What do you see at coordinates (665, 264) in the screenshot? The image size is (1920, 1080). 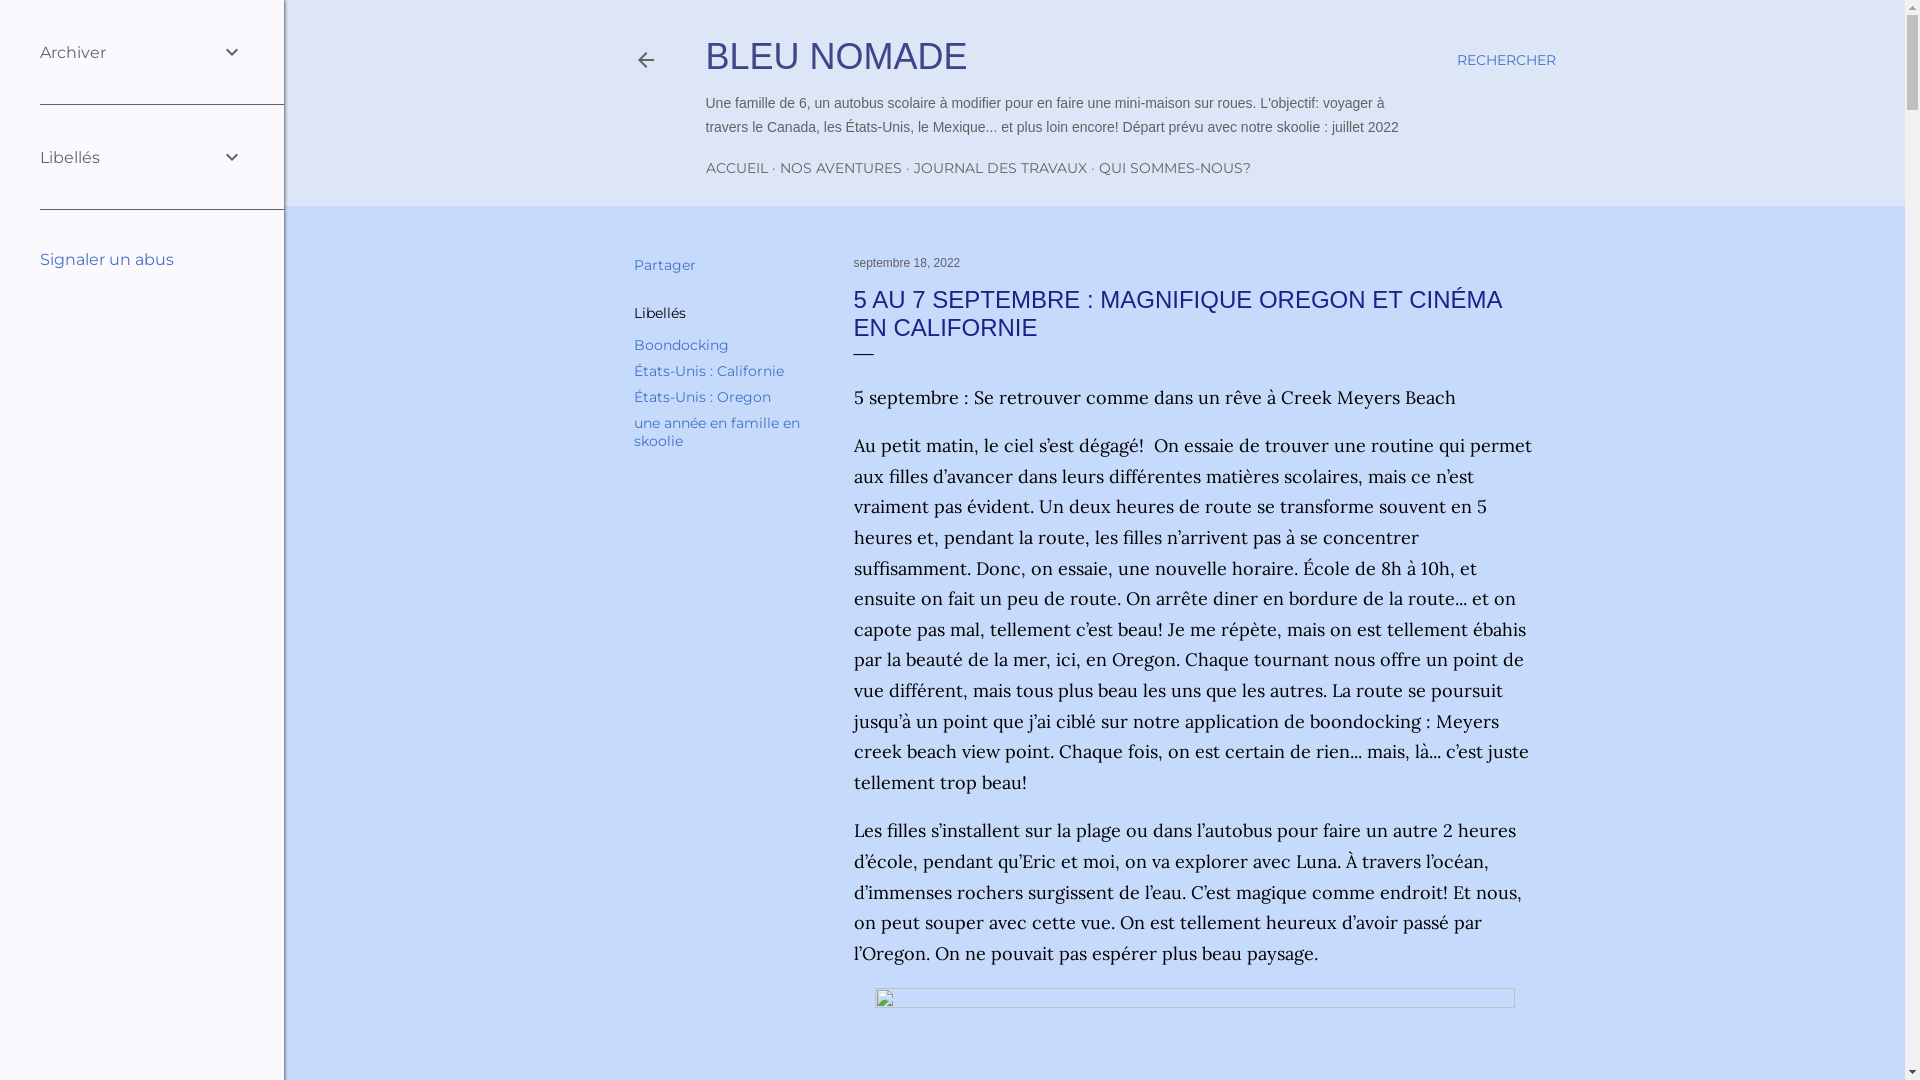 I see `'Partager'` at bounding box center [665, 264].